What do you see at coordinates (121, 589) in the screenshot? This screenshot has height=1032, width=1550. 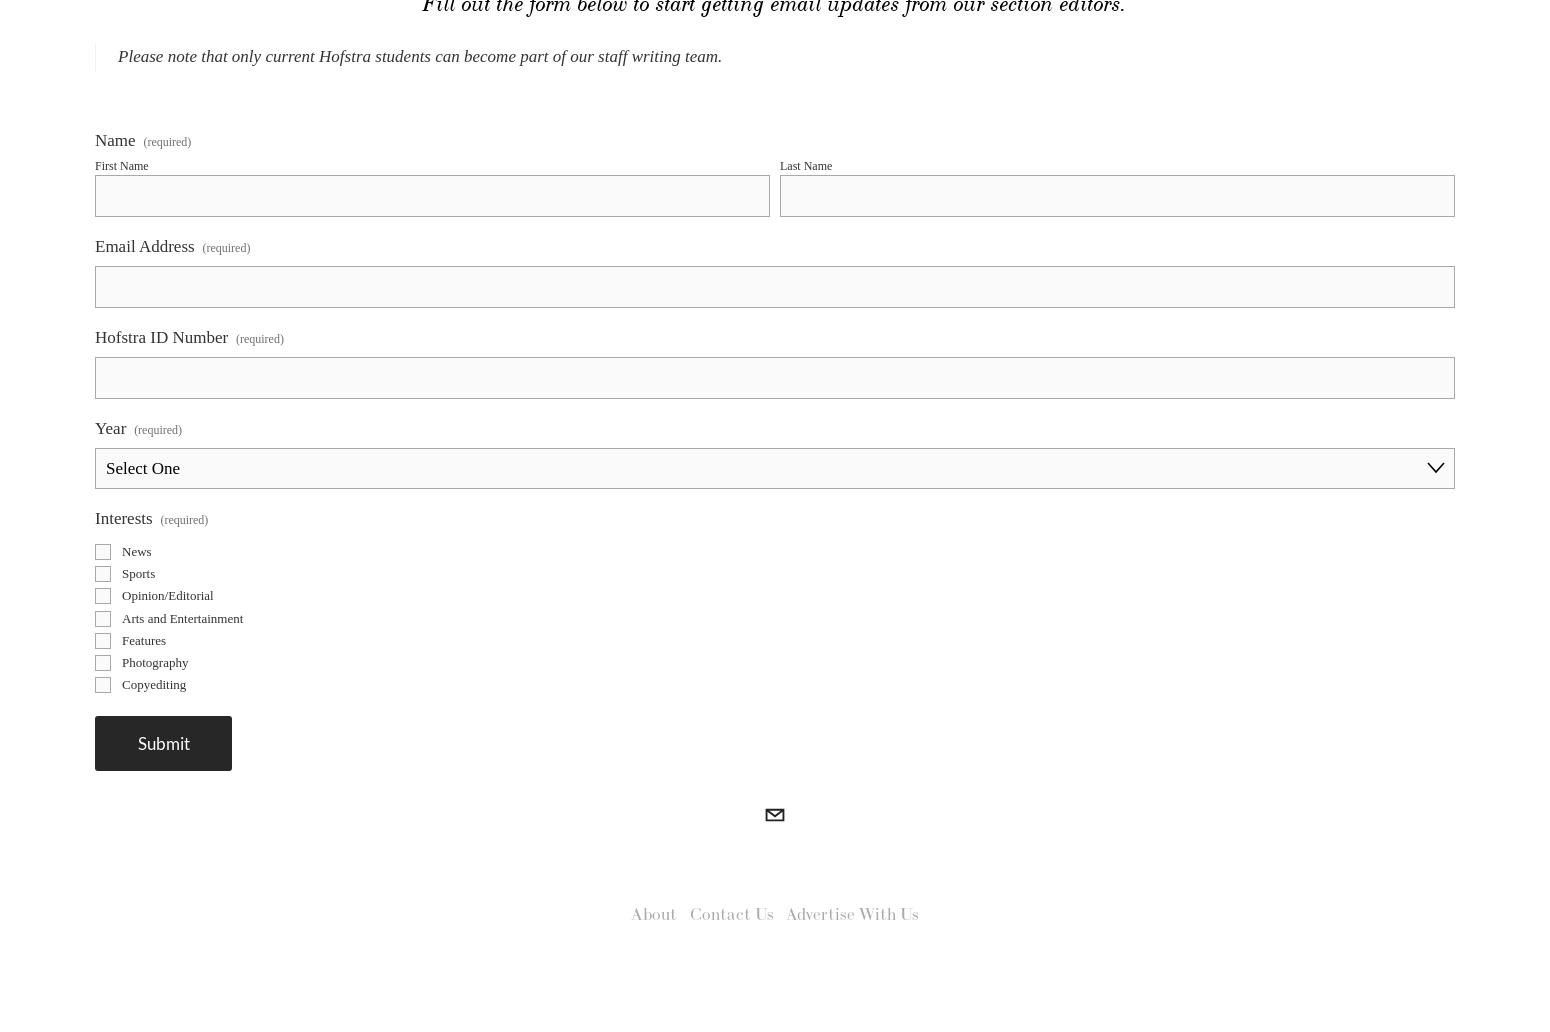 I see `'News'` at bounding box center [121, 589].